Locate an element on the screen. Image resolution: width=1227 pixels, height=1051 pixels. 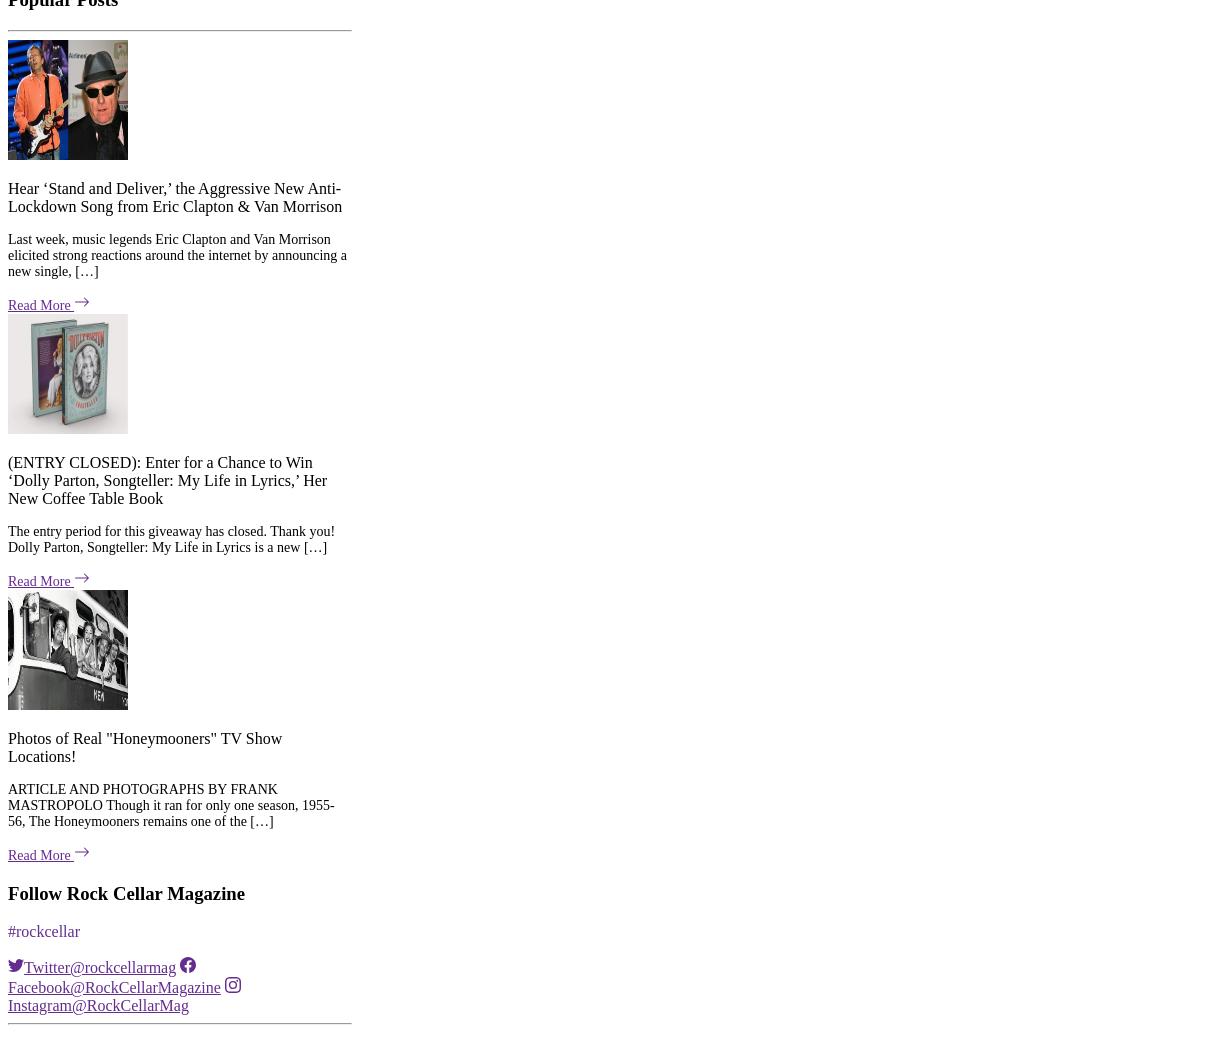
'Twitter@rockcellarmag' is located at coordinates (24, 667).